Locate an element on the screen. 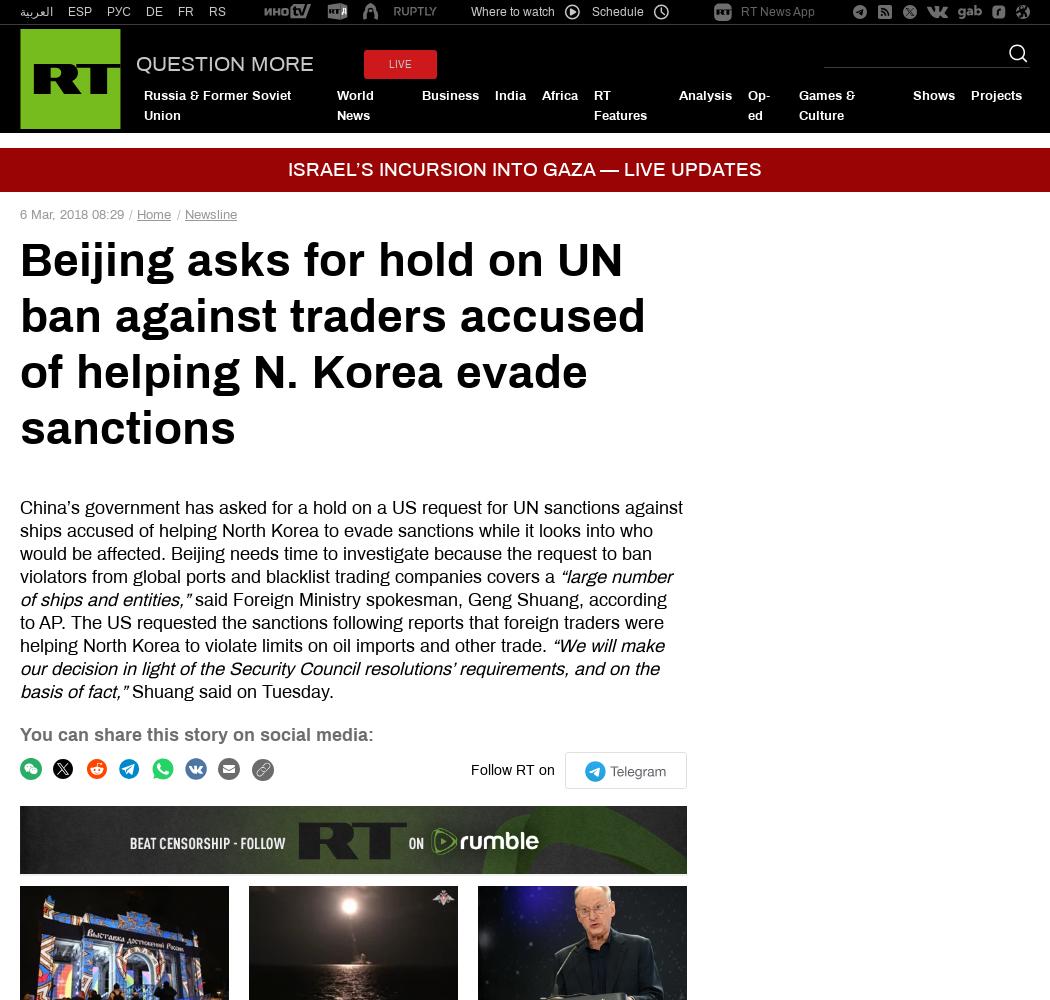  'Where to watch' is located at coordinates (512, 12).